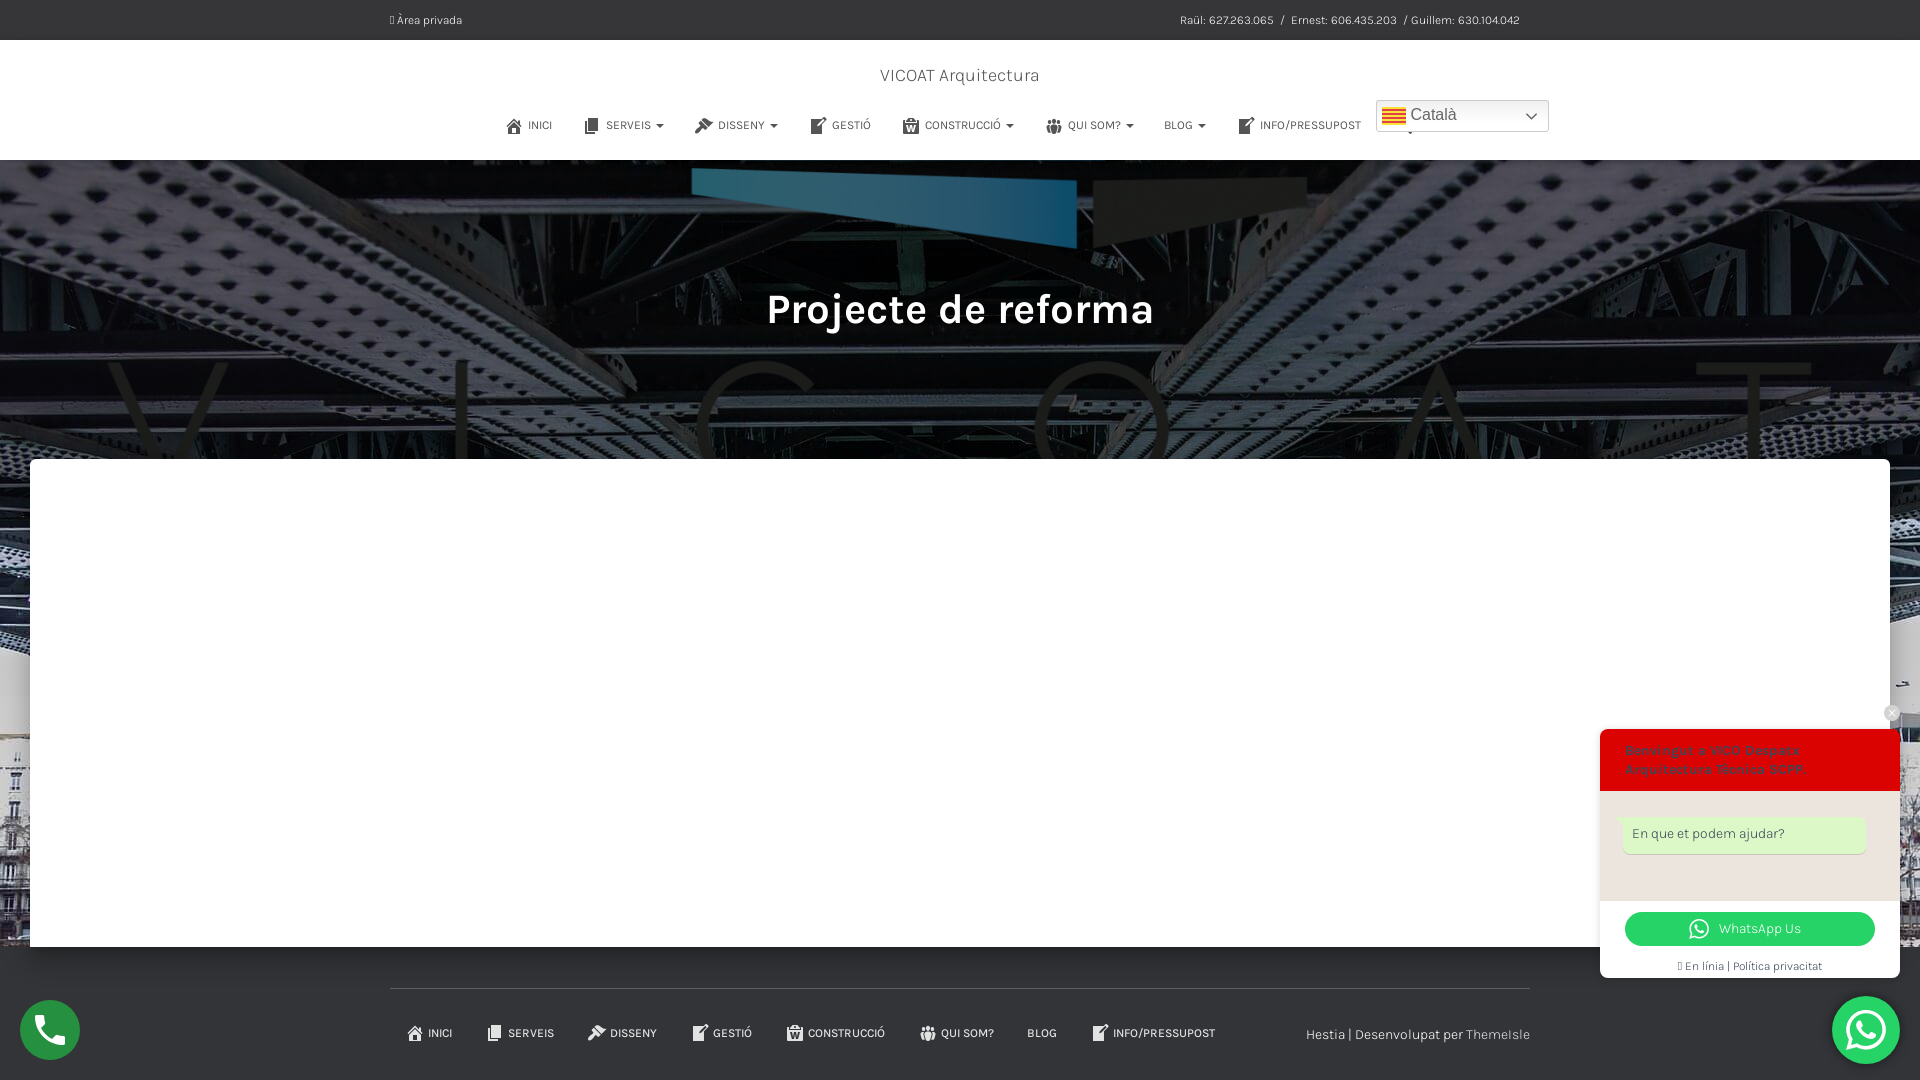  What do you see at coordinates (1088, 124) in the screenshot?
I see `'QUI SOM?'` at bounding box center [1088, 124].